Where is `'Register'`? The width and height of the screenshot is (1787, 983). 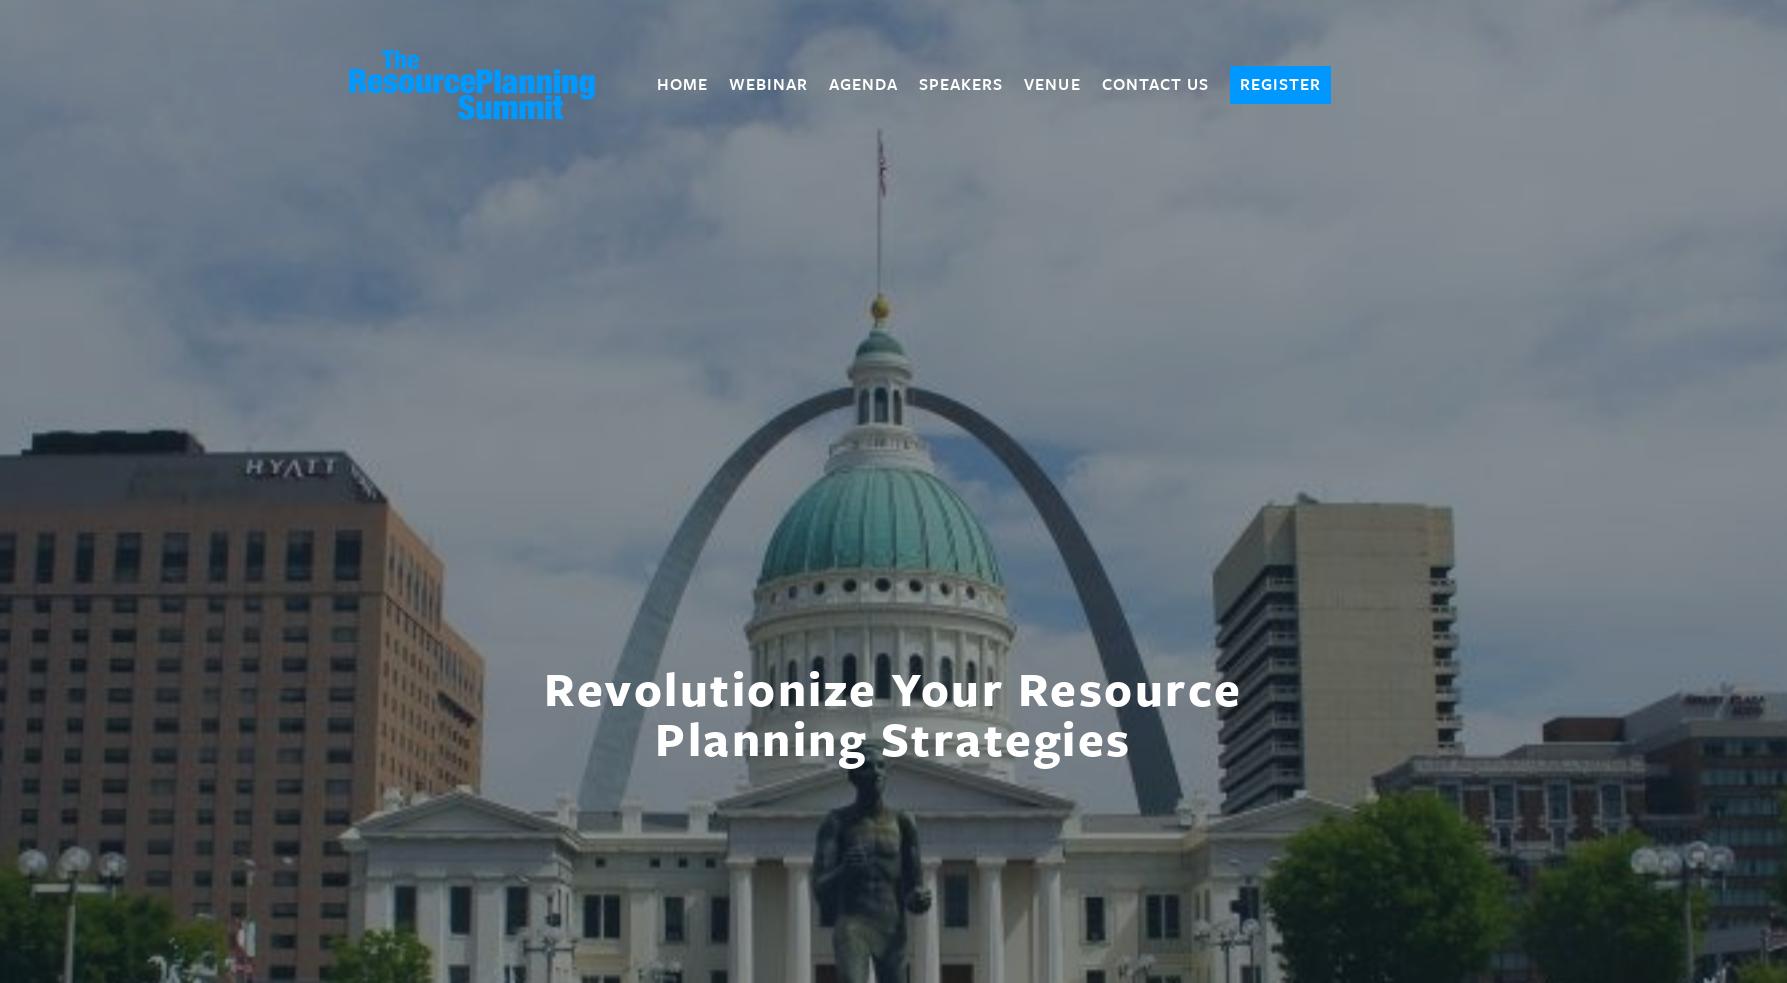 'Register' is located at coordinates (1278, 83).